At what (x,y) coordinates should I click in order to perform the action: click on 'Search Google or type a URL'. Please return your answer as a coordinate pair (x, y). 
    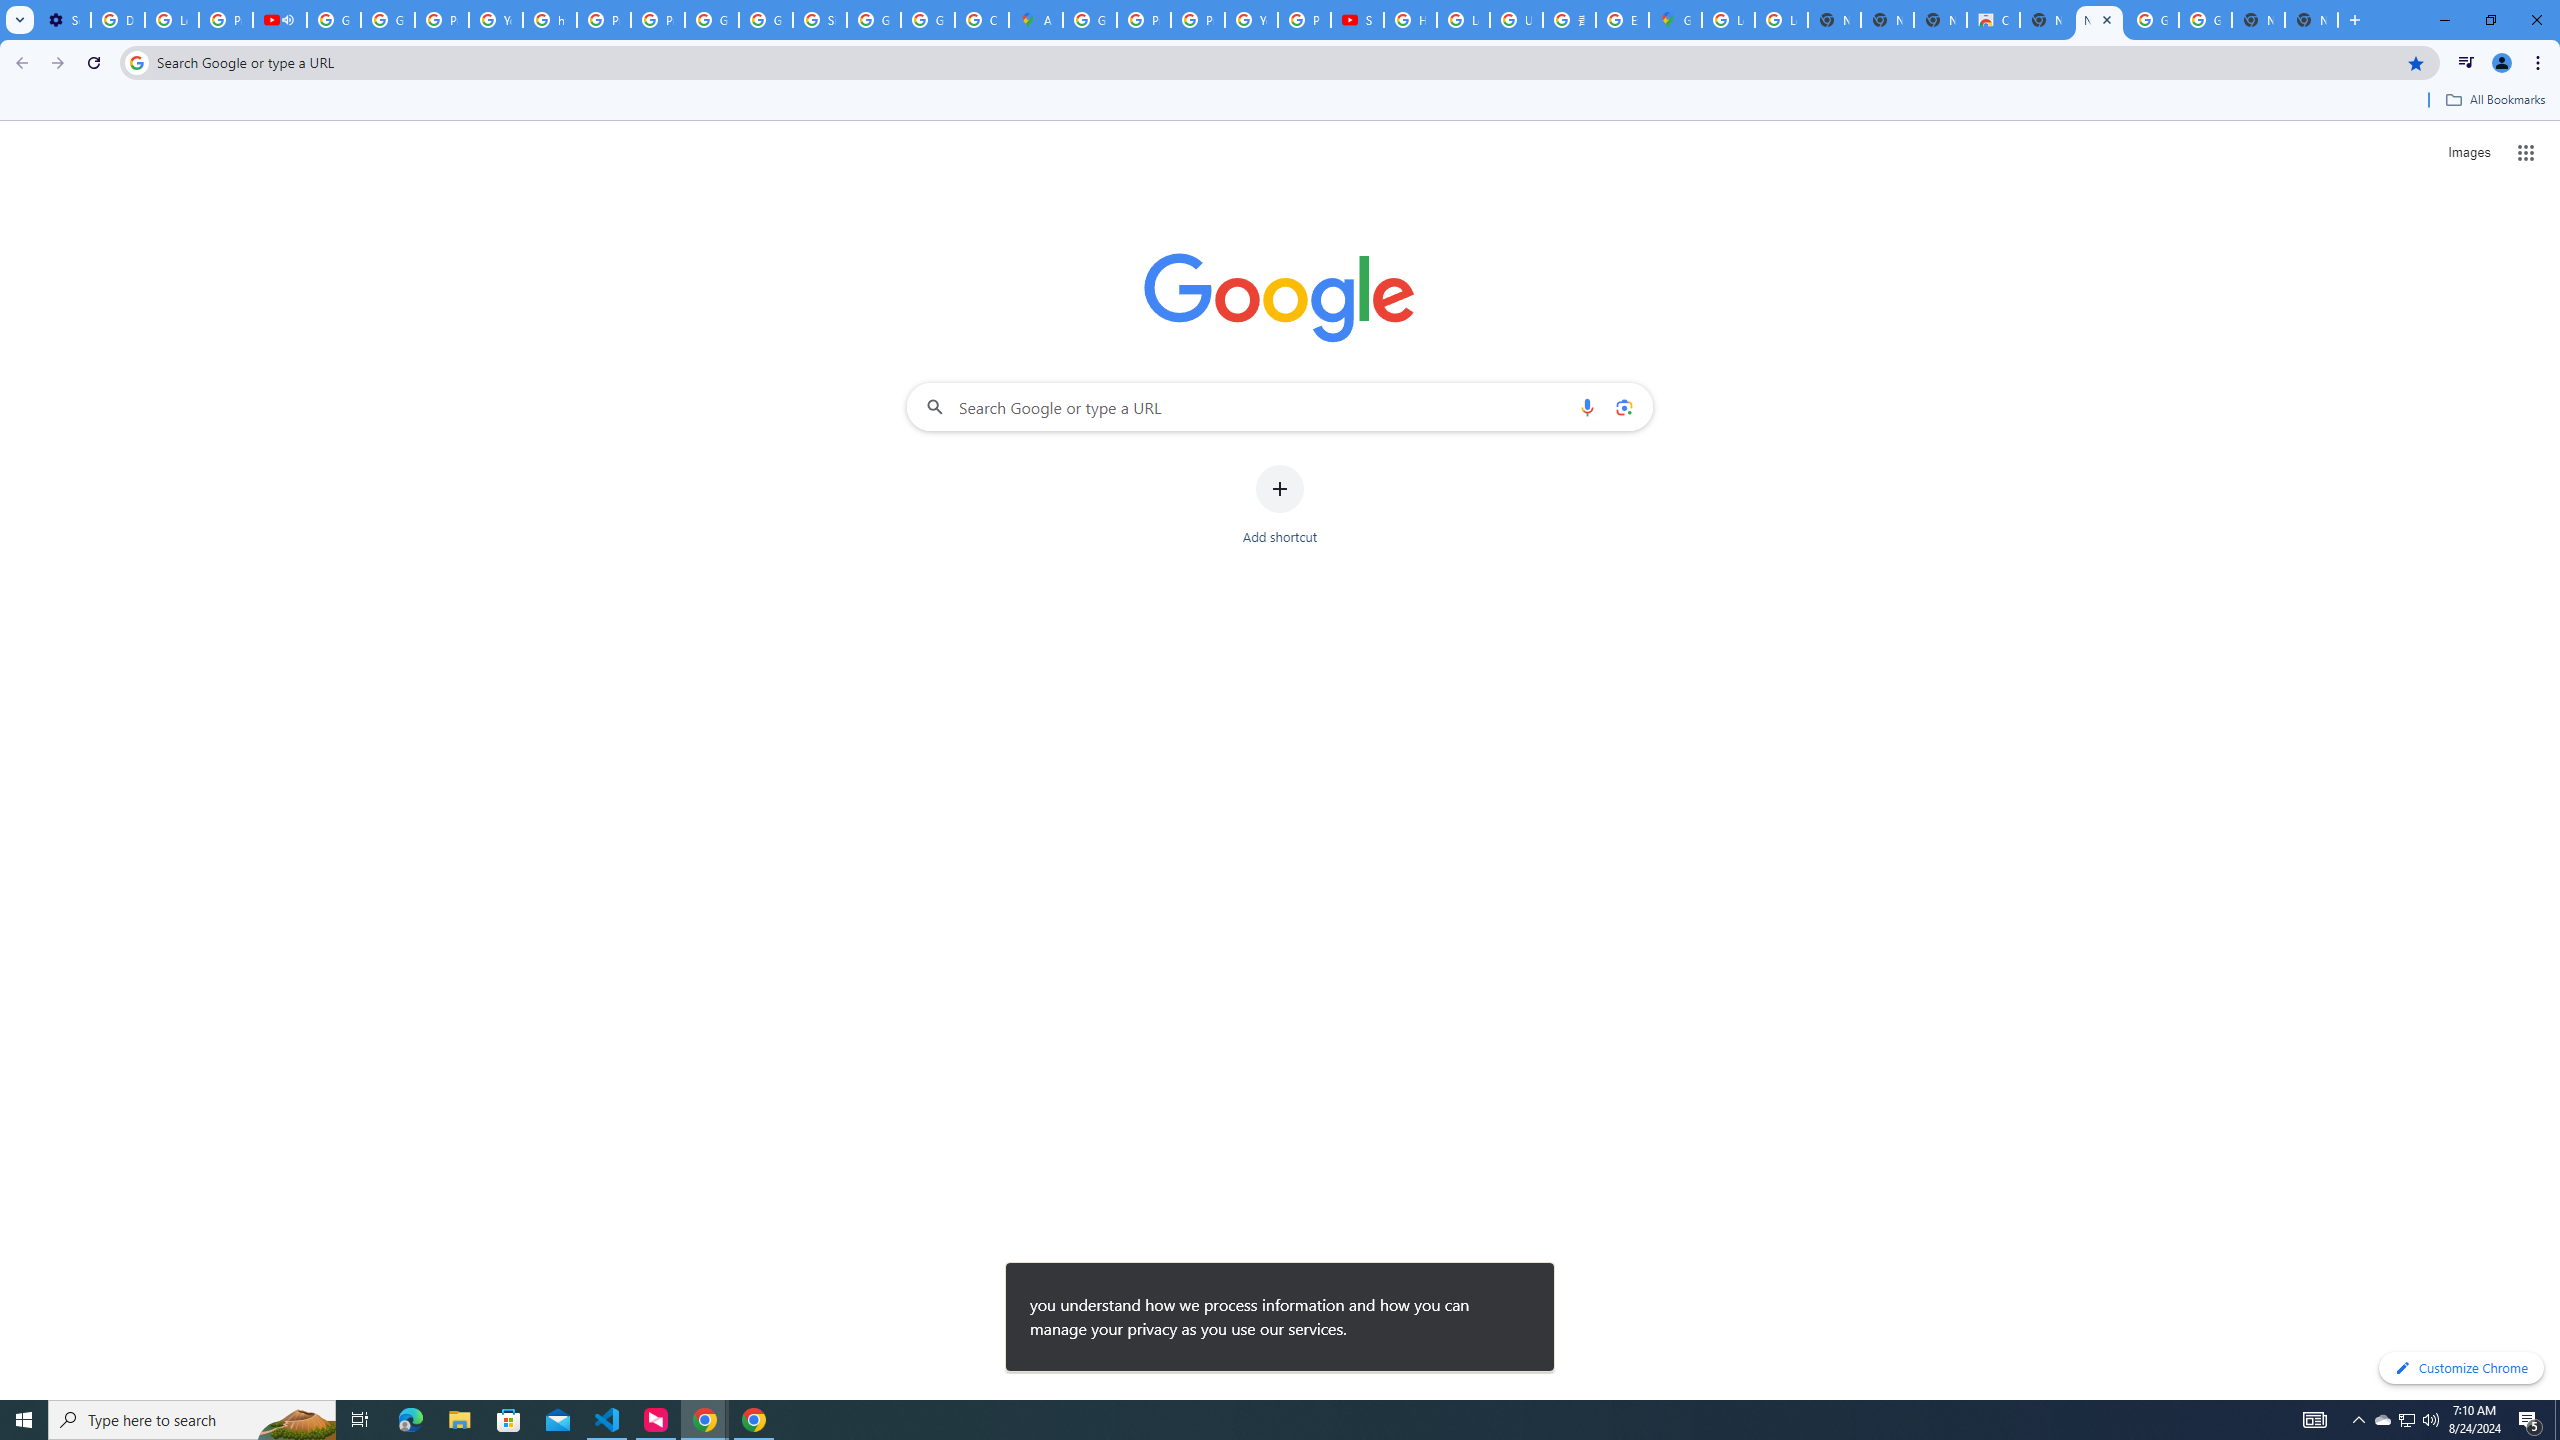
    Looking at the image, I should click on (1280, 405).